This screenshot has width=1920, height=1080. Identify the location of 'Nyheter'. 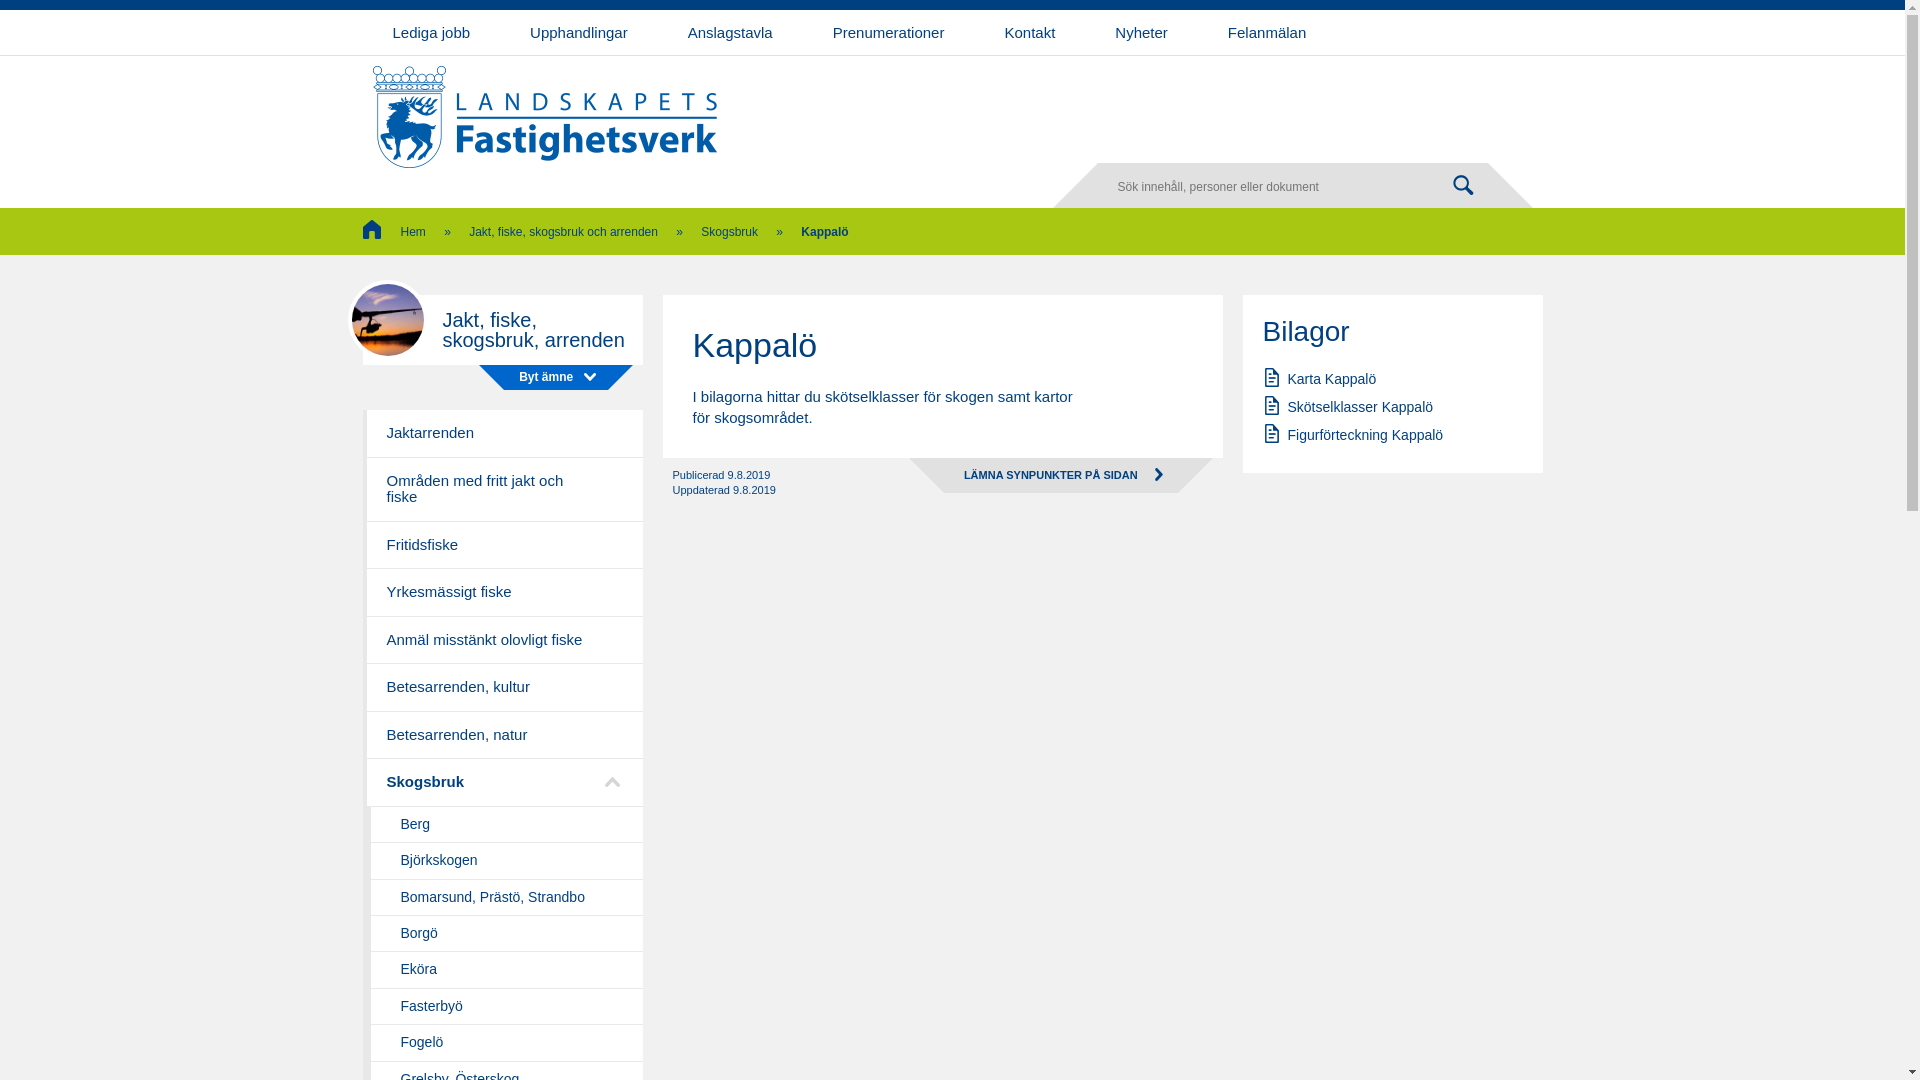
(1141, 32).